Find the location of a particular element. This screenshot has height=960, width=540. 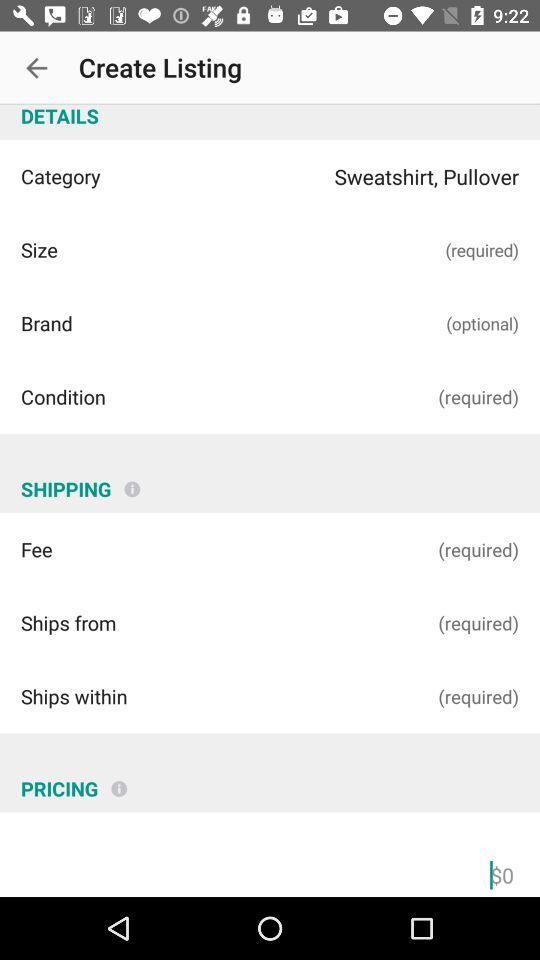

item above (required) is located at coordinates (132, 480).